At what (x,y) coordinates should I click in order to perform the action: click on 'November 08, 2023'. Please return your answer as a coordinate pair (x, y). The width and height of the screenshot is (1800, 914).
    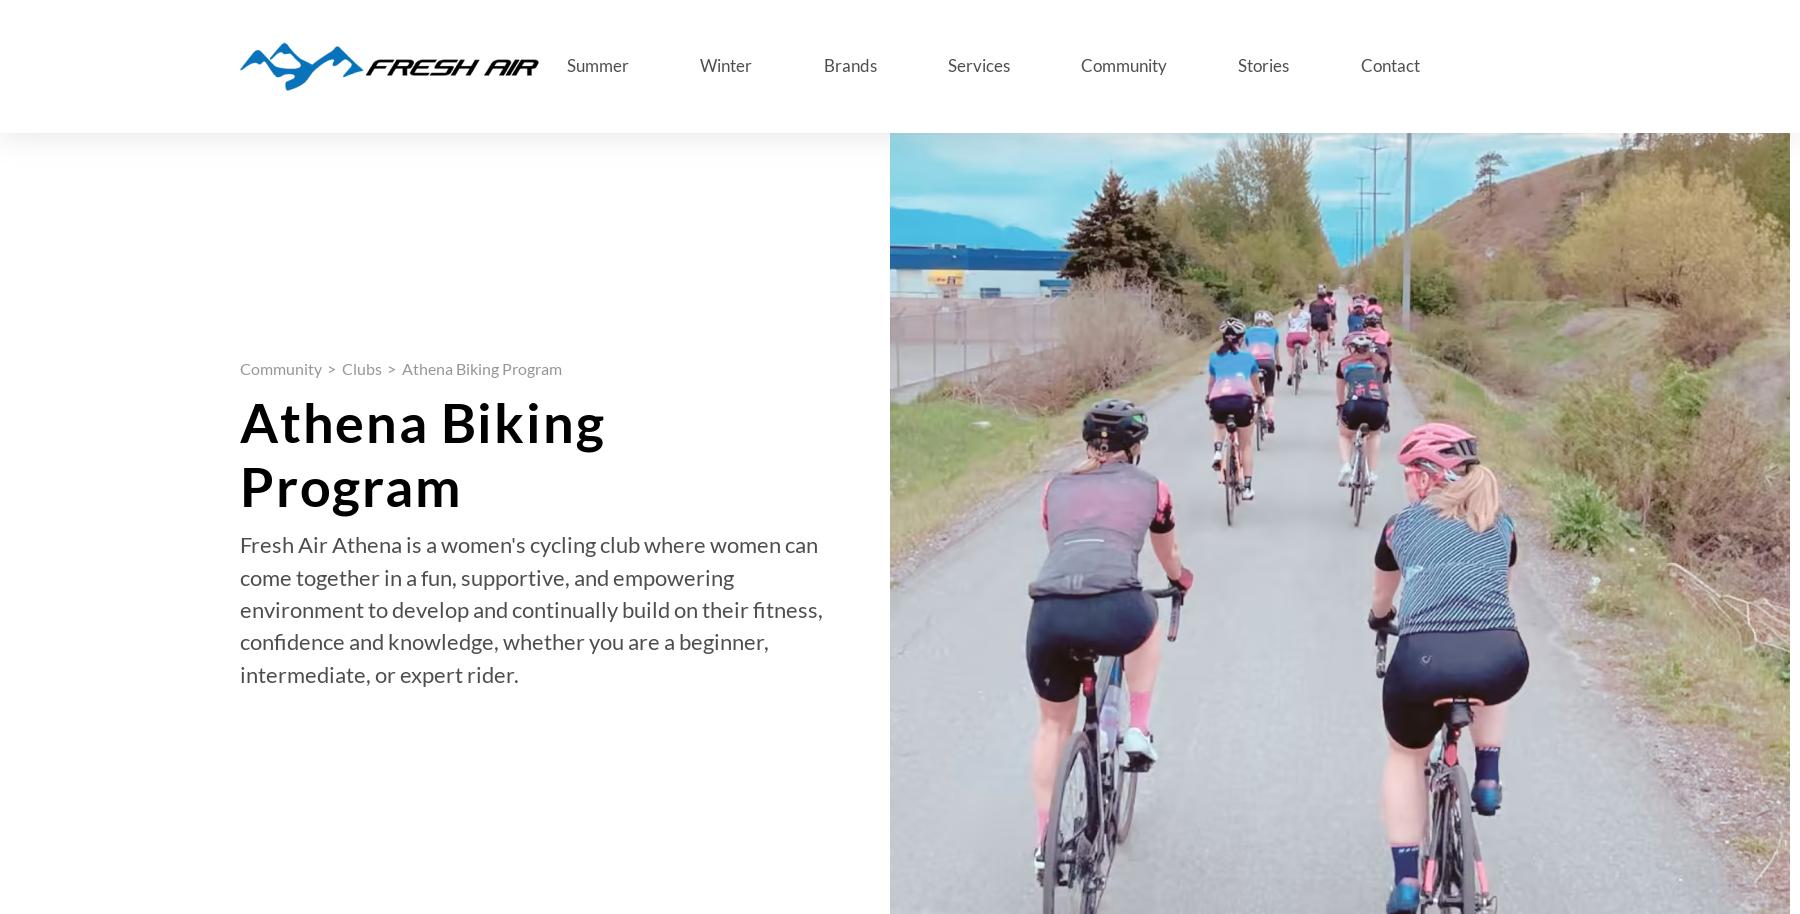
    Looking at the image, I should click on (1038, 760).